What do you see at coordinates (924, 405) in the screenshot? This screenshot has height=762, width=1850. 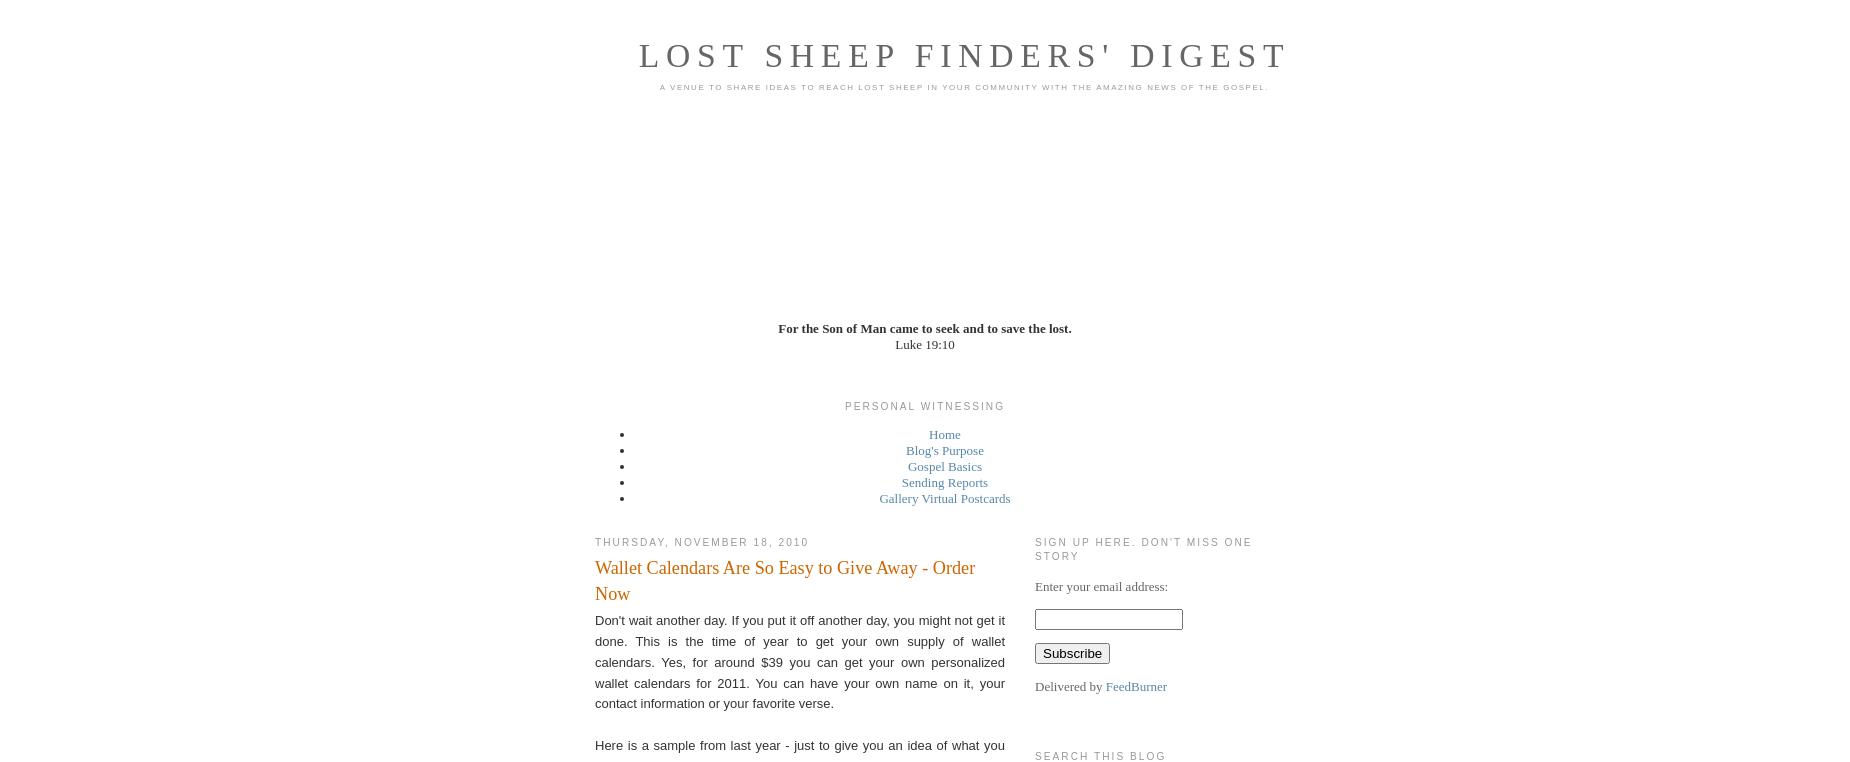 I see `'Personal Witnessing'` at bounding box center [924, 405].